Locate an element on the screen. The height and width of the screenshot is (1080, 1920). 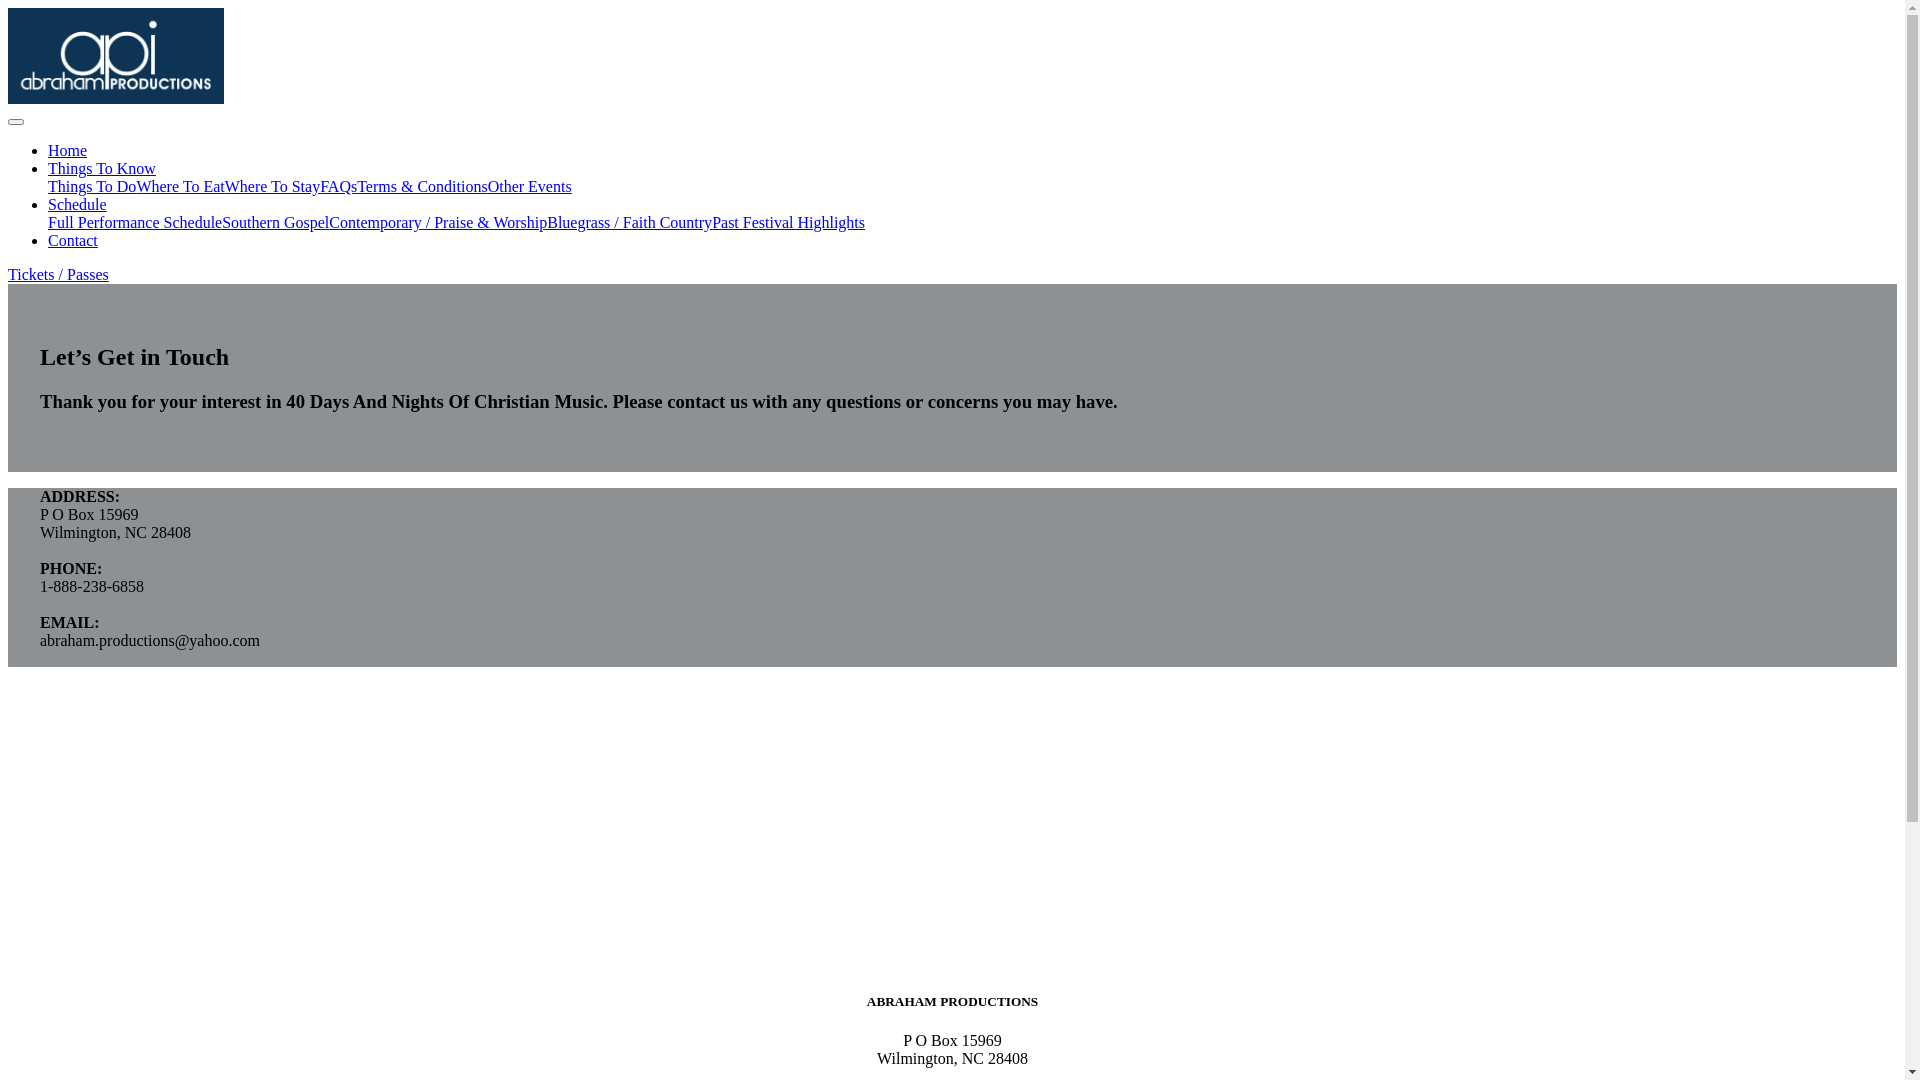
'Things To Know' is located at coordinates (100, 167).